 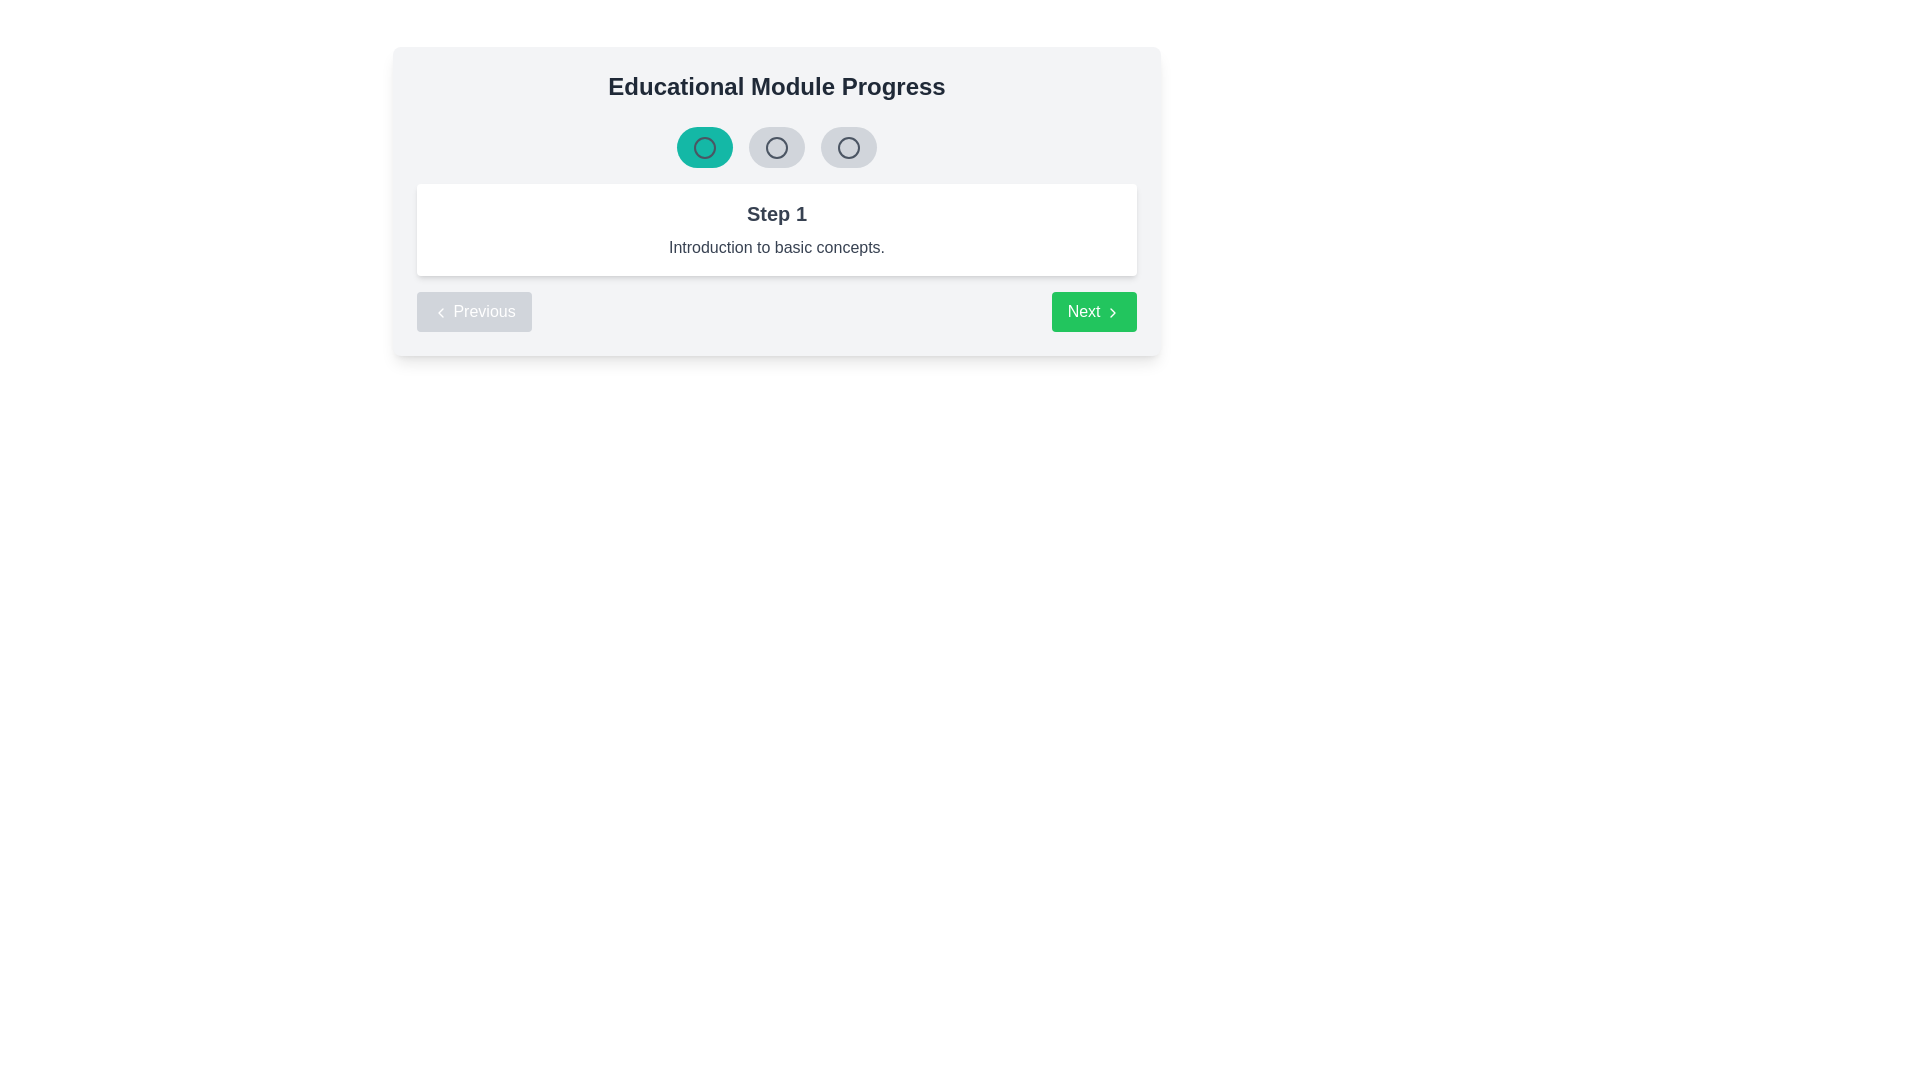 I want to click on the circular icon with a central dot and border, which is the third in a row of similar icons at the top center of the interface, so click(x=849, y=145).